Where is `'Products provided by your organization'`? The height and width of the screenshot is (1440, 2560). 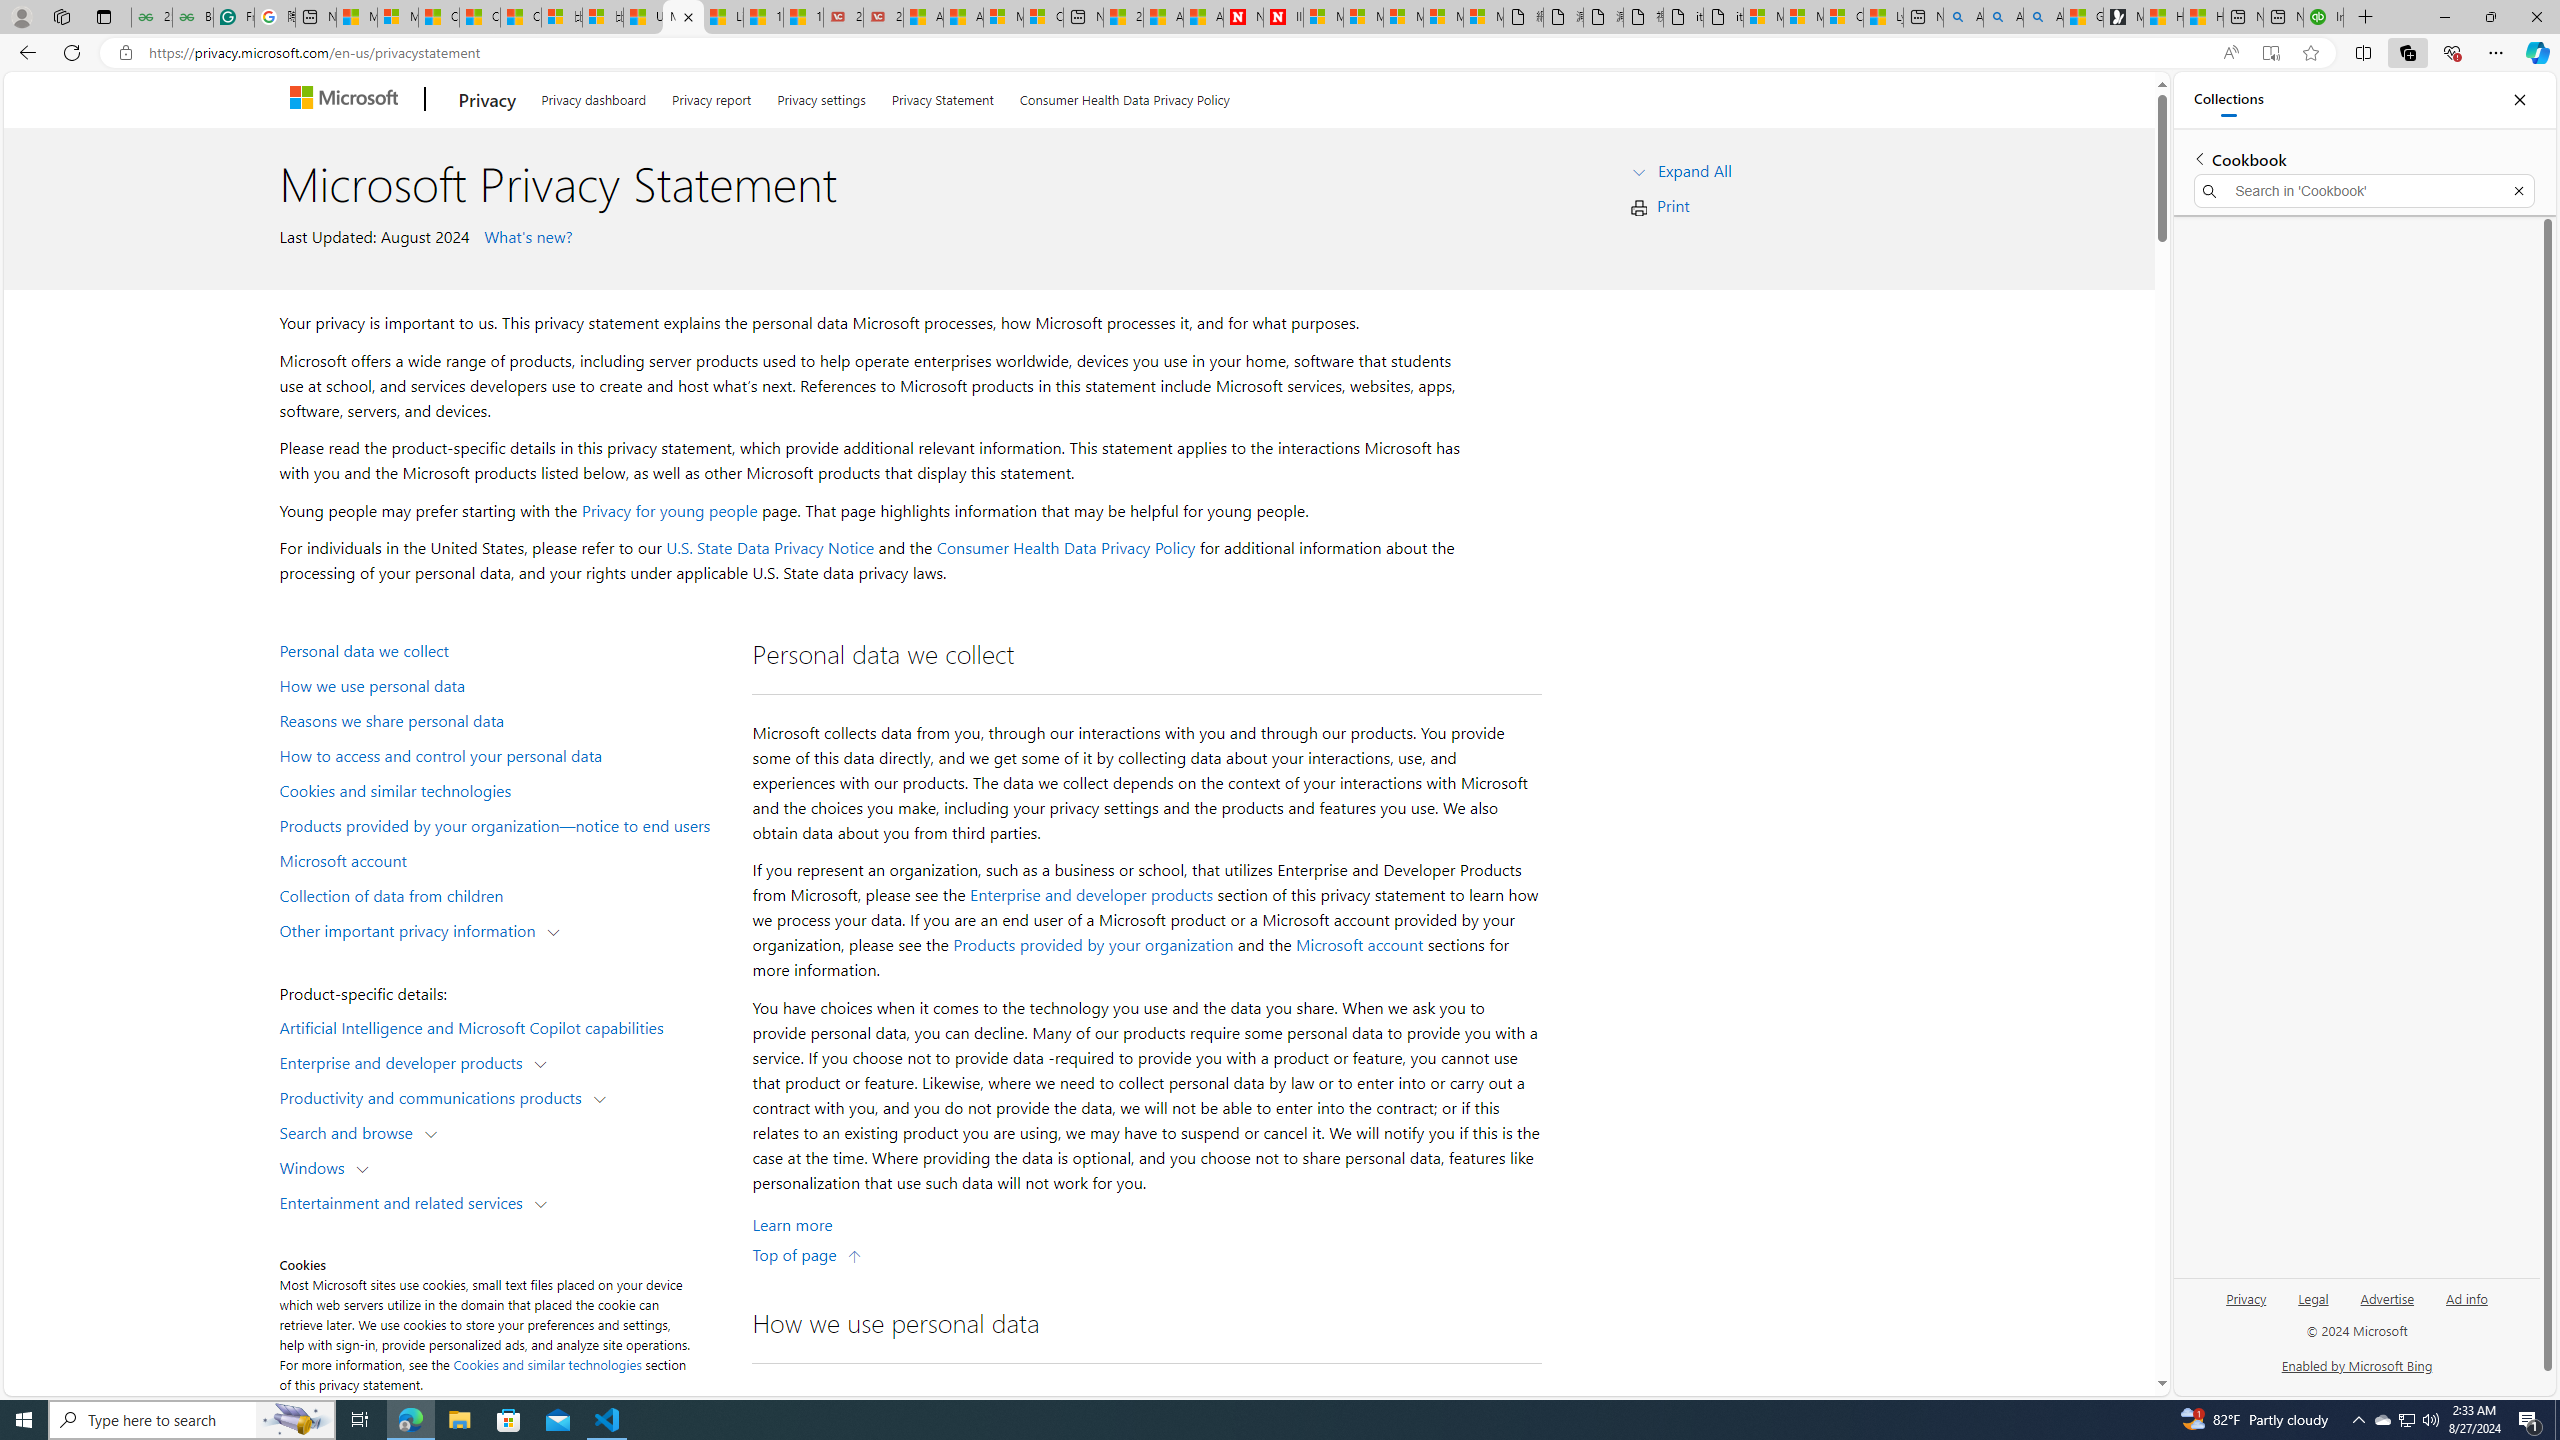
'Products provided by your organization' is located at coordinates (1092, 945).